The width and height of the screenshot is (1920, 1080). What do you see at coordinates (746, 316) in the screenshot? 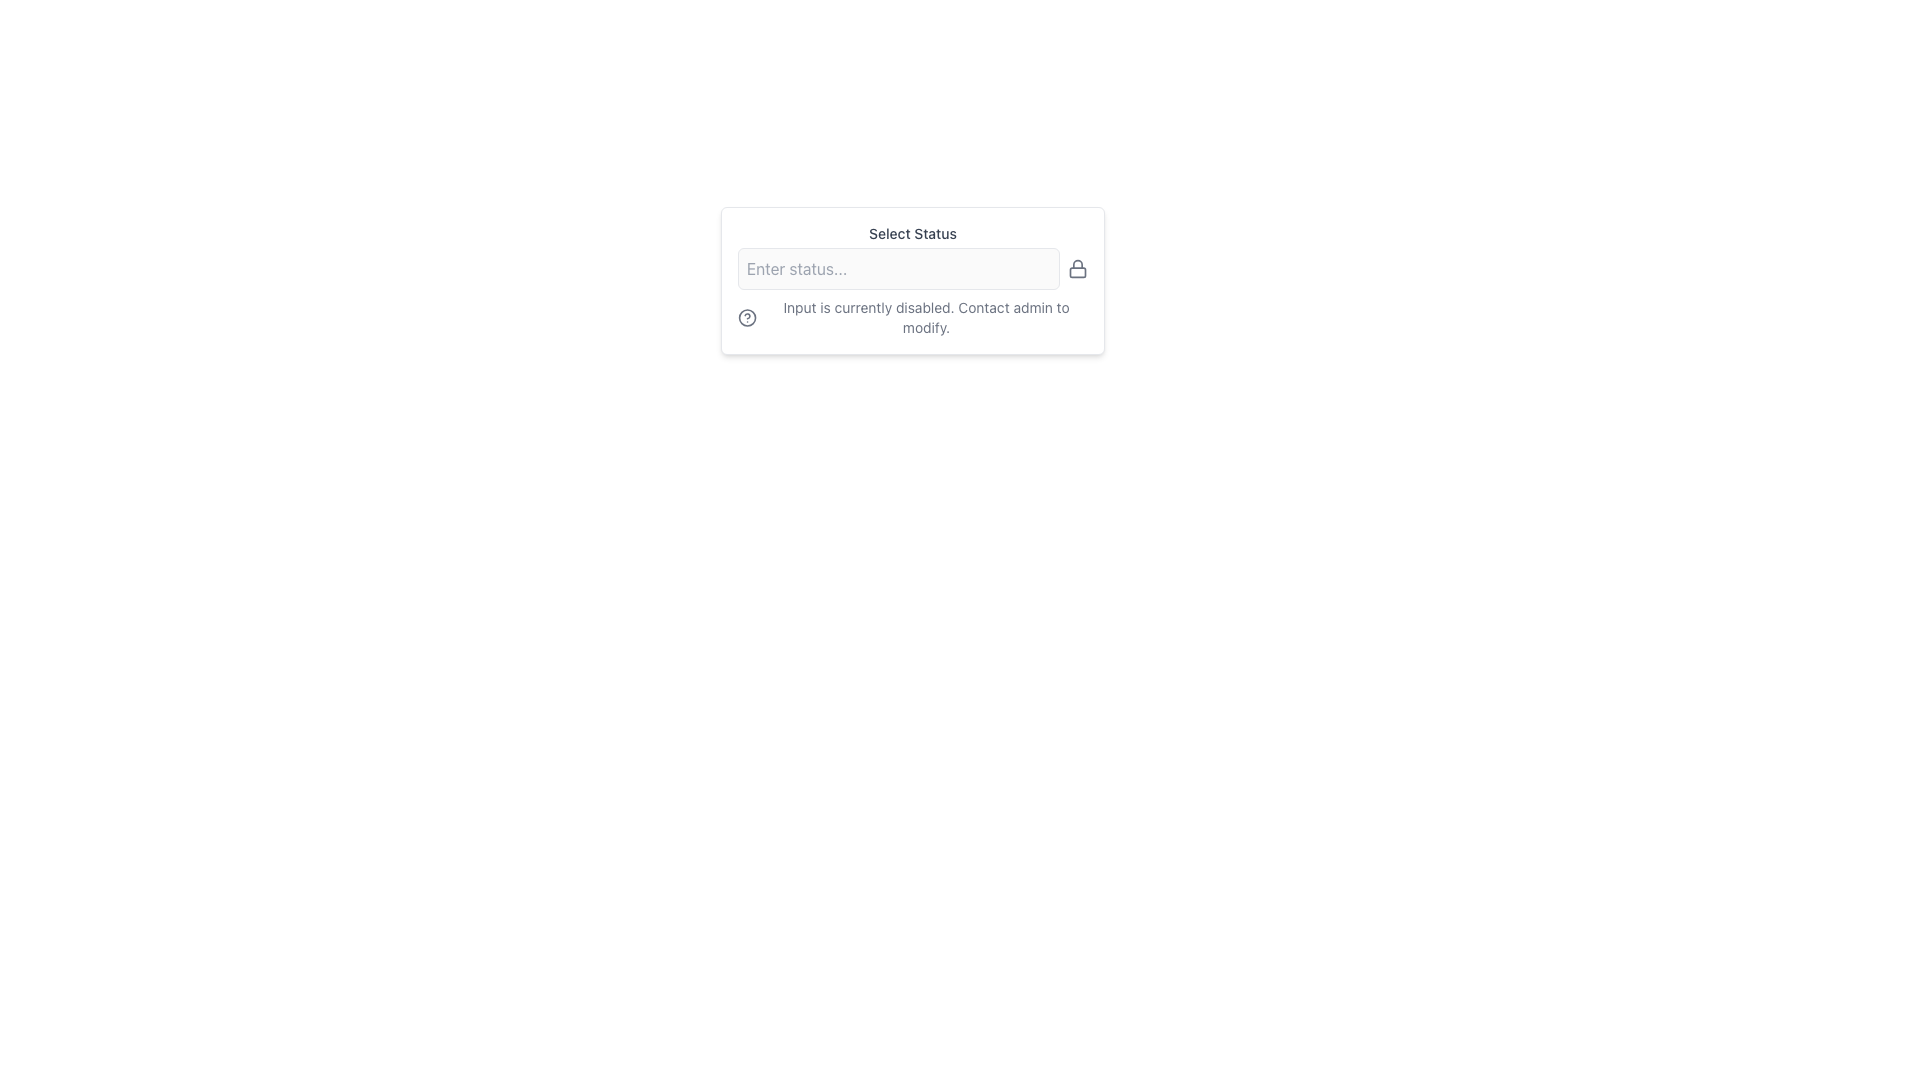
I see `the Help Icon located on the left side of the text 'Input is currently disabled. Contact admin to modify.'` at bounding box center [746, 316].